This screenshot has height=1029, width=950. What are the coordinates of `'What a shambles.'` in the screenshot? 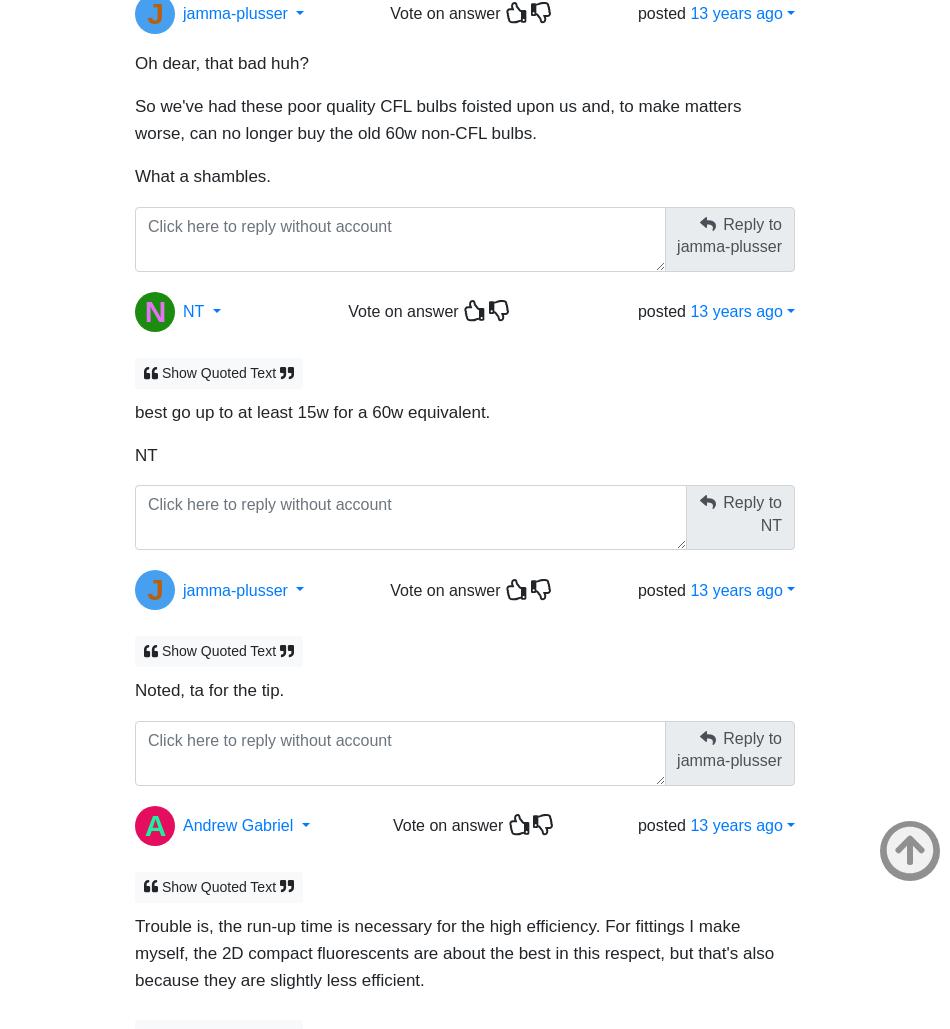 It's located at (134, 167).